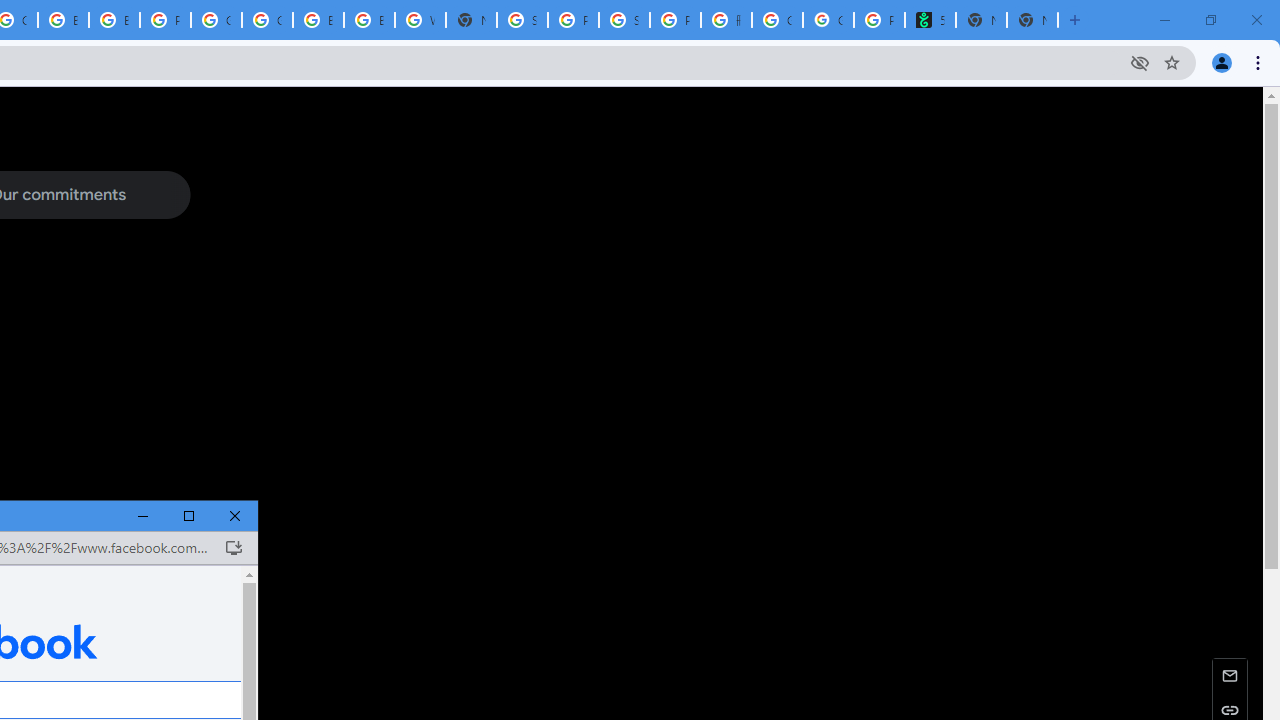 The width and height of the screenshot is (1280, 720). What do you see at coordinates (1229, 675) in the screenshot?
I see `'Share this page (Email)'` at bounding box center [1229, 675].